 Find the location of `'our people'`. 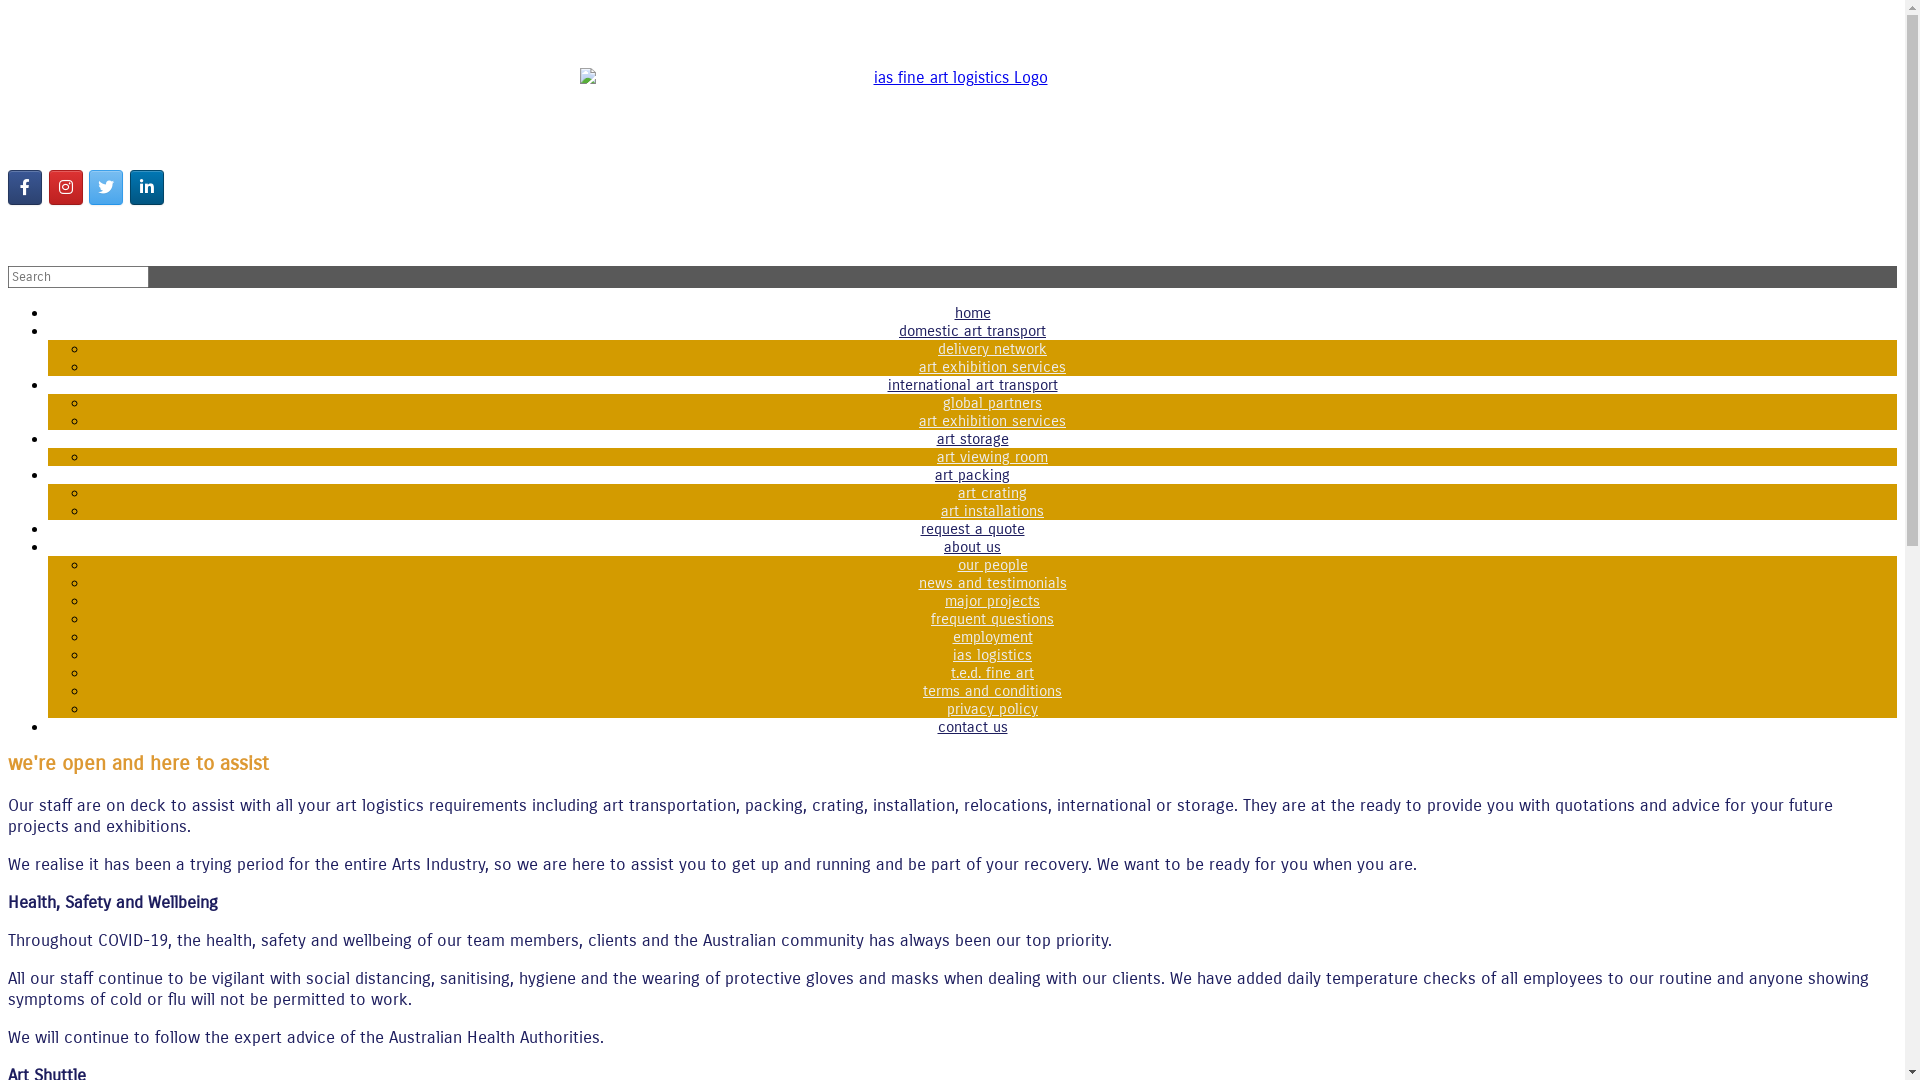

'our people' is located at coordinates (993, 564).